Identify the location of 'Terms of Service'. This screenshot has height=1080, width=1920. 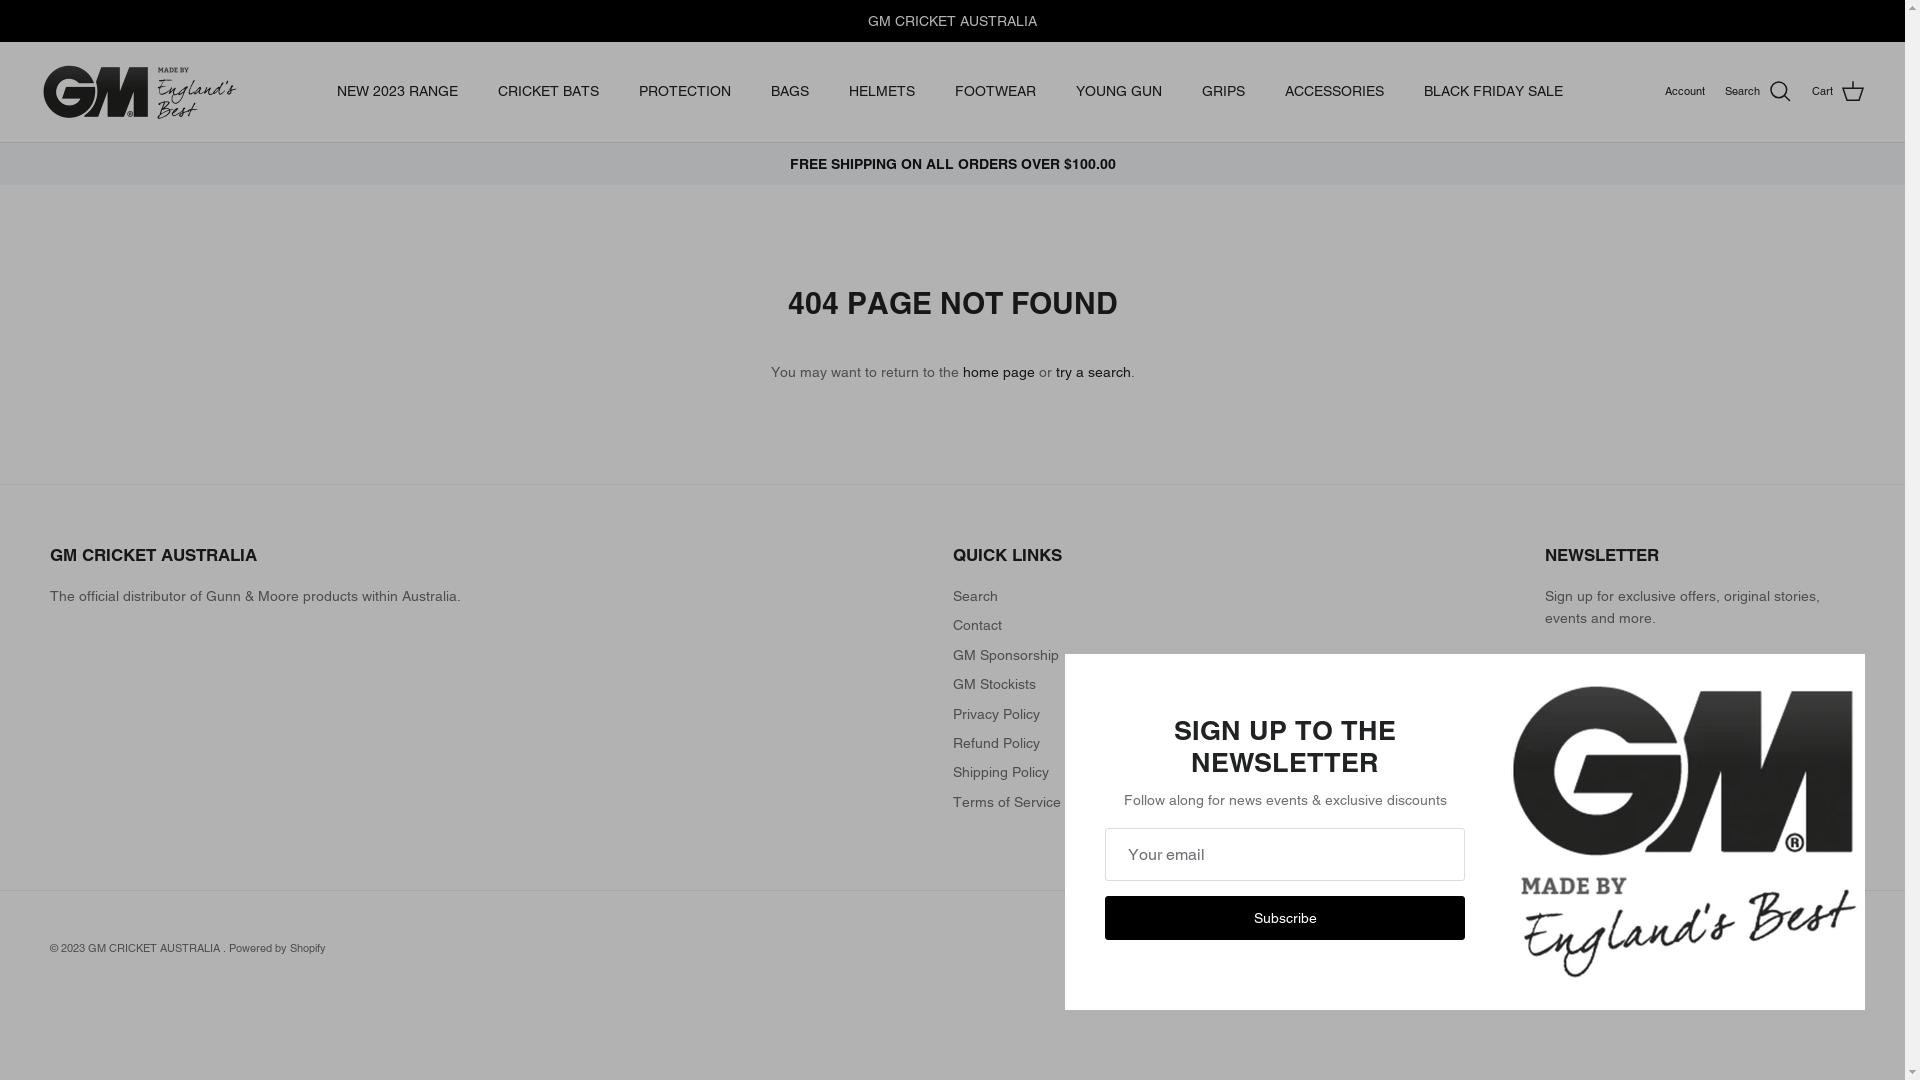
(1007, 801).